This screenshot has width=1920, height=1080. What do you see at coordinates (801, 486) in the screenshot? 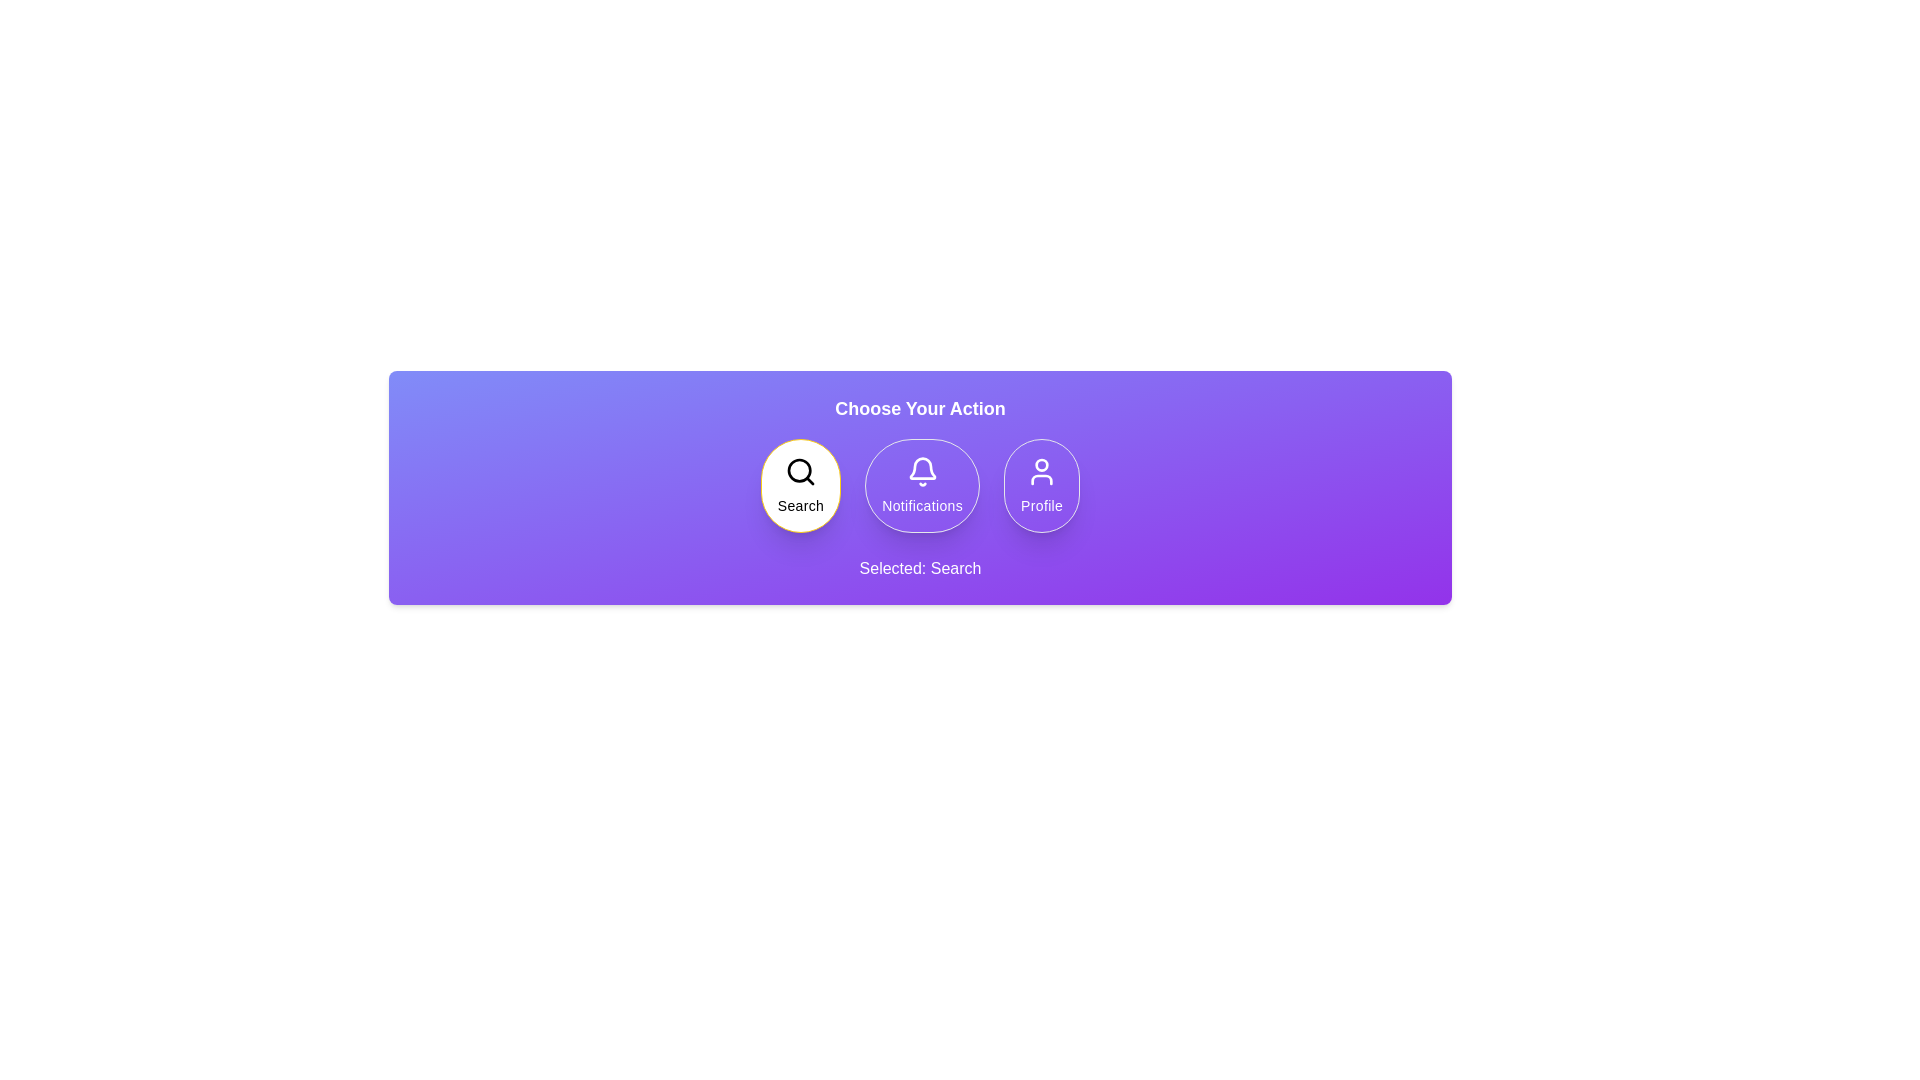
I see `the Search button to observe the hover effect` at bounding box center [801, 486].